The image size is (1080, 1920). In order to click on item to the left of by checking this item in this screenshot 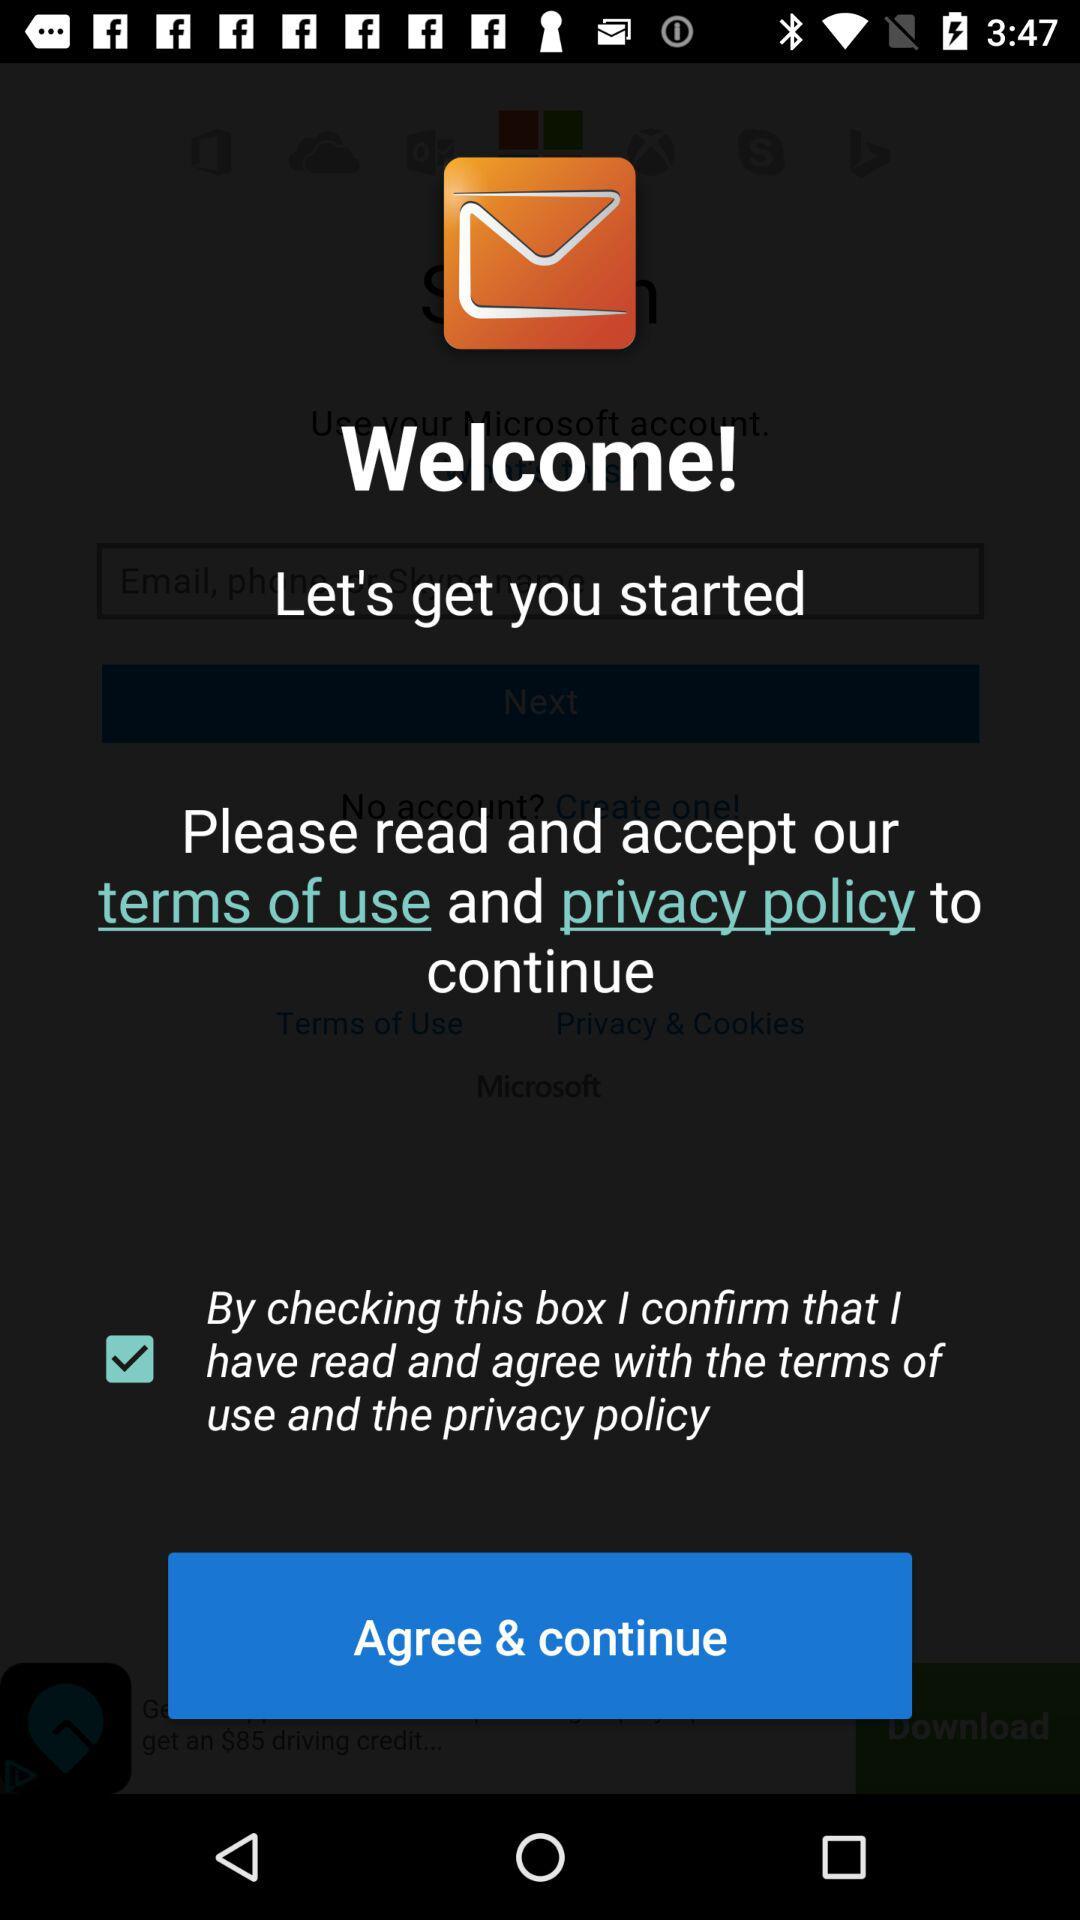, I will do `click(129, 1359)`.